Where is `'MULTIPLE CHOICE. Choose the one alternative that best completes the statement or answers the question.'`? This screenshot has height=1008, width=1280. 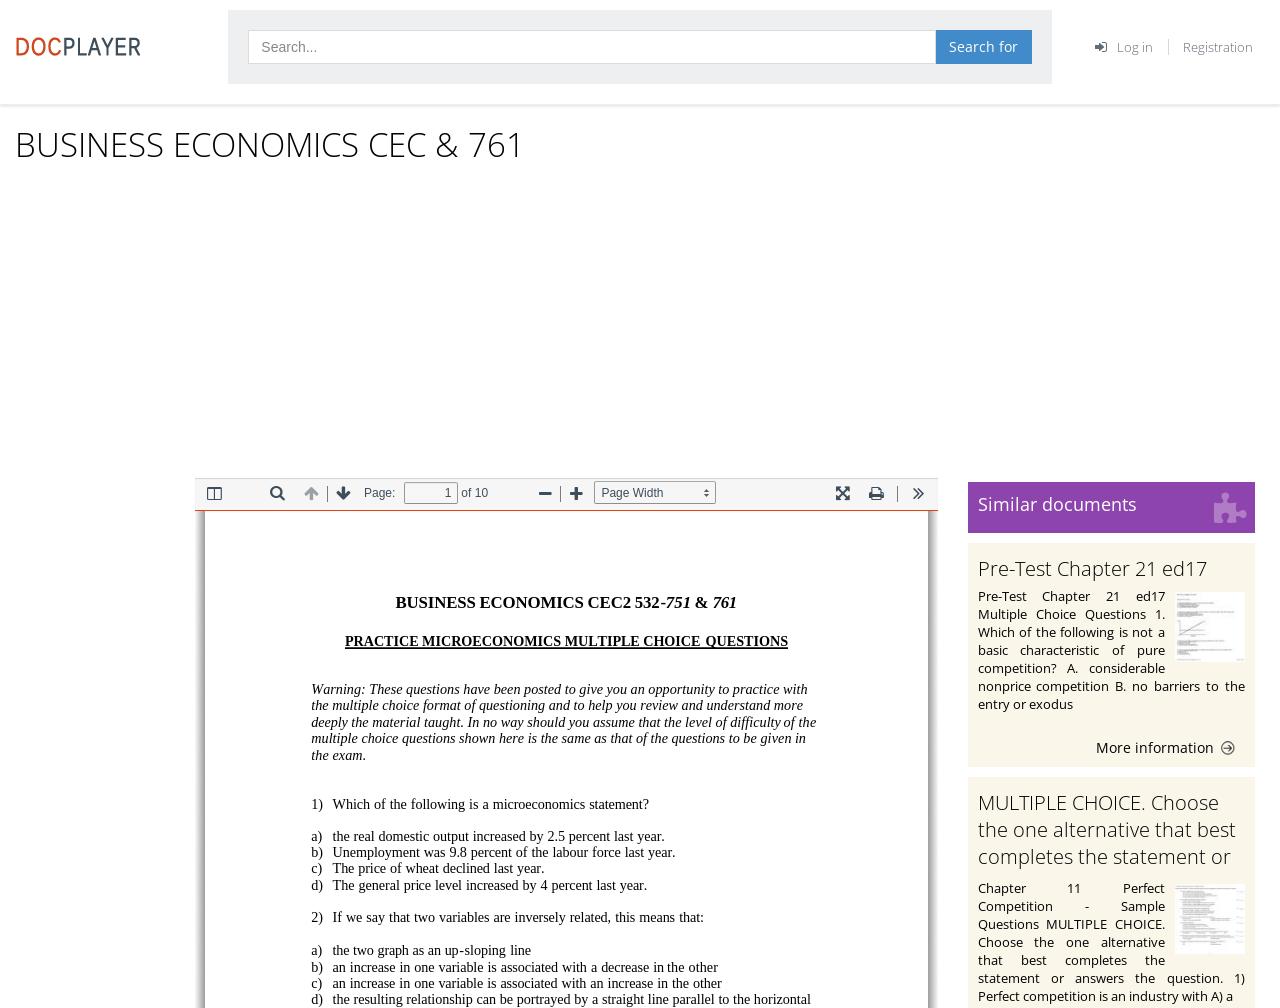 'MULTIPLE CHOICE. Choose the one alternative that best completes the statement or answers the question.' is located at coordinates (977, 841).